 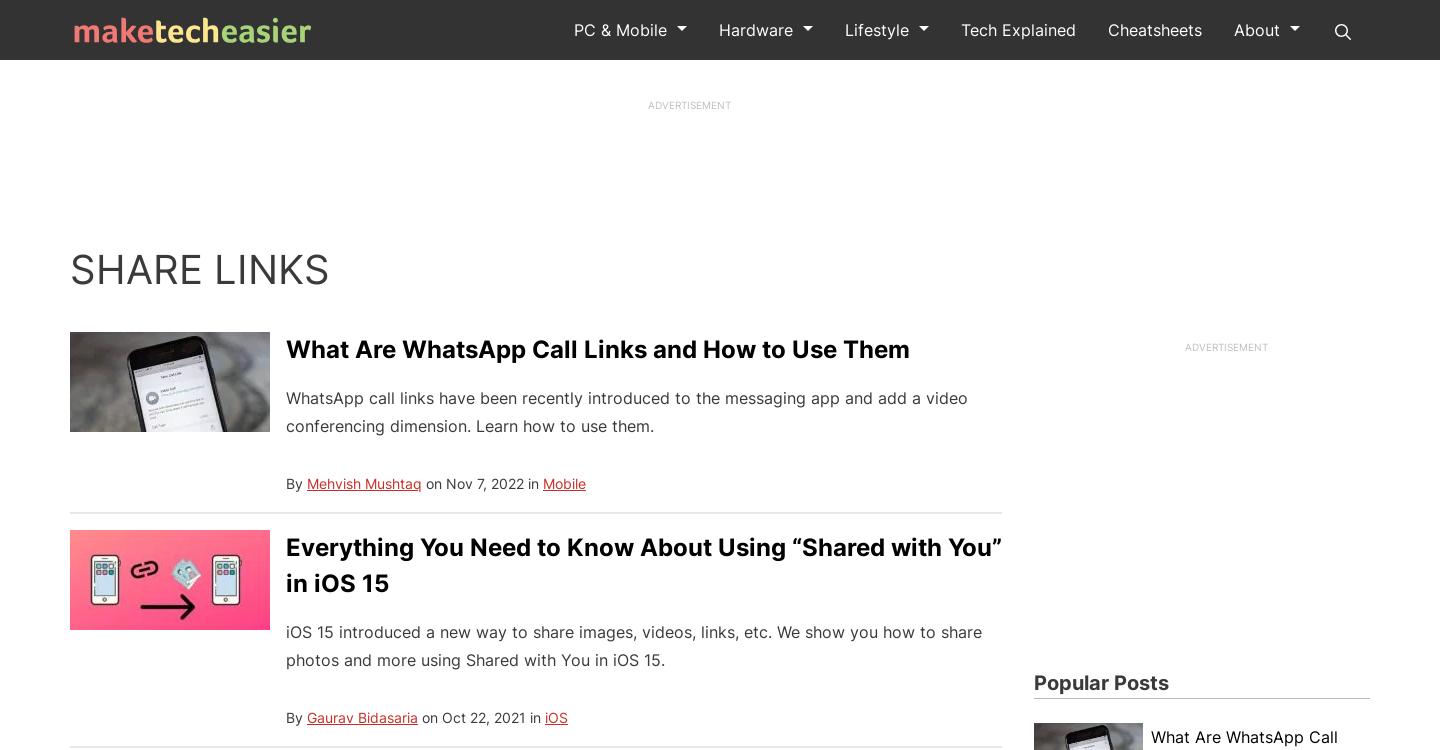 I want to click on 'Cheatsheets', so click(x=1106, y=30).